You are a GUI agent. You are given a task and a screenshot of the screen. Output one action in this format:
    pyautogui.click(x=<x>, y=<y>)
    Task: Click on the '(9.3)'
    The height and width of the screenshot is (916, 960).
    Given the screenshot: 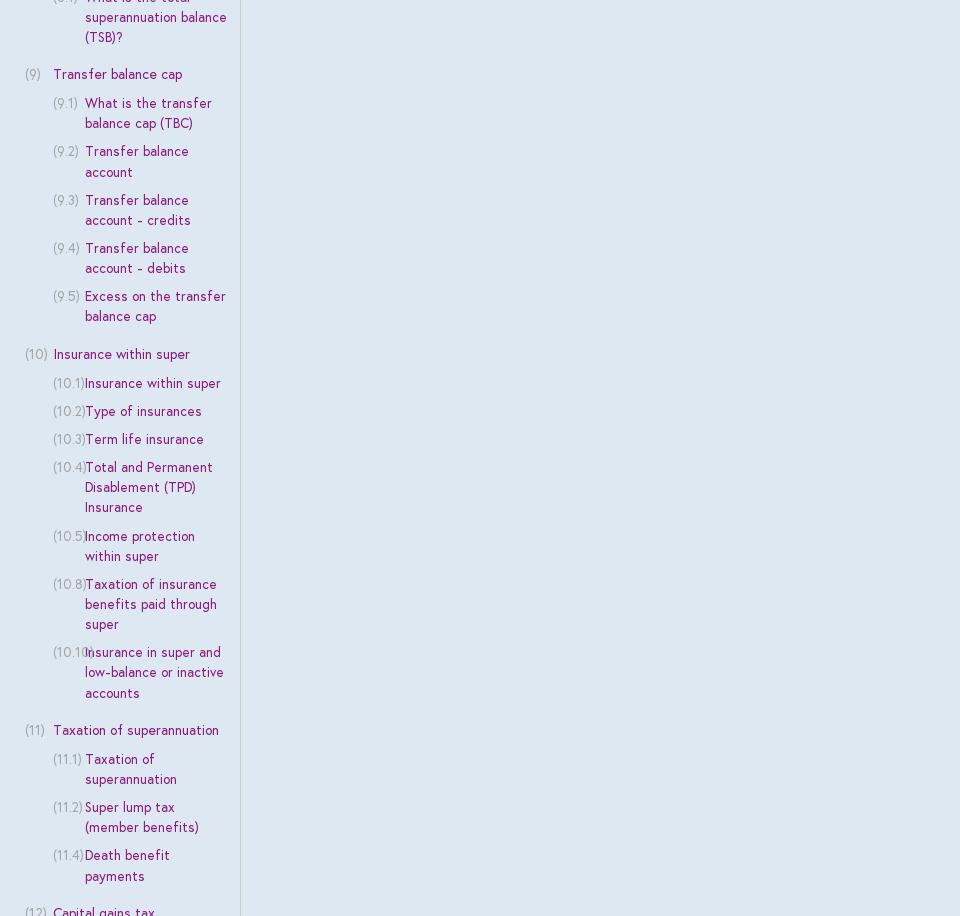 What is the action you would take?
    pyautogui.click(x=64, y=197)
    